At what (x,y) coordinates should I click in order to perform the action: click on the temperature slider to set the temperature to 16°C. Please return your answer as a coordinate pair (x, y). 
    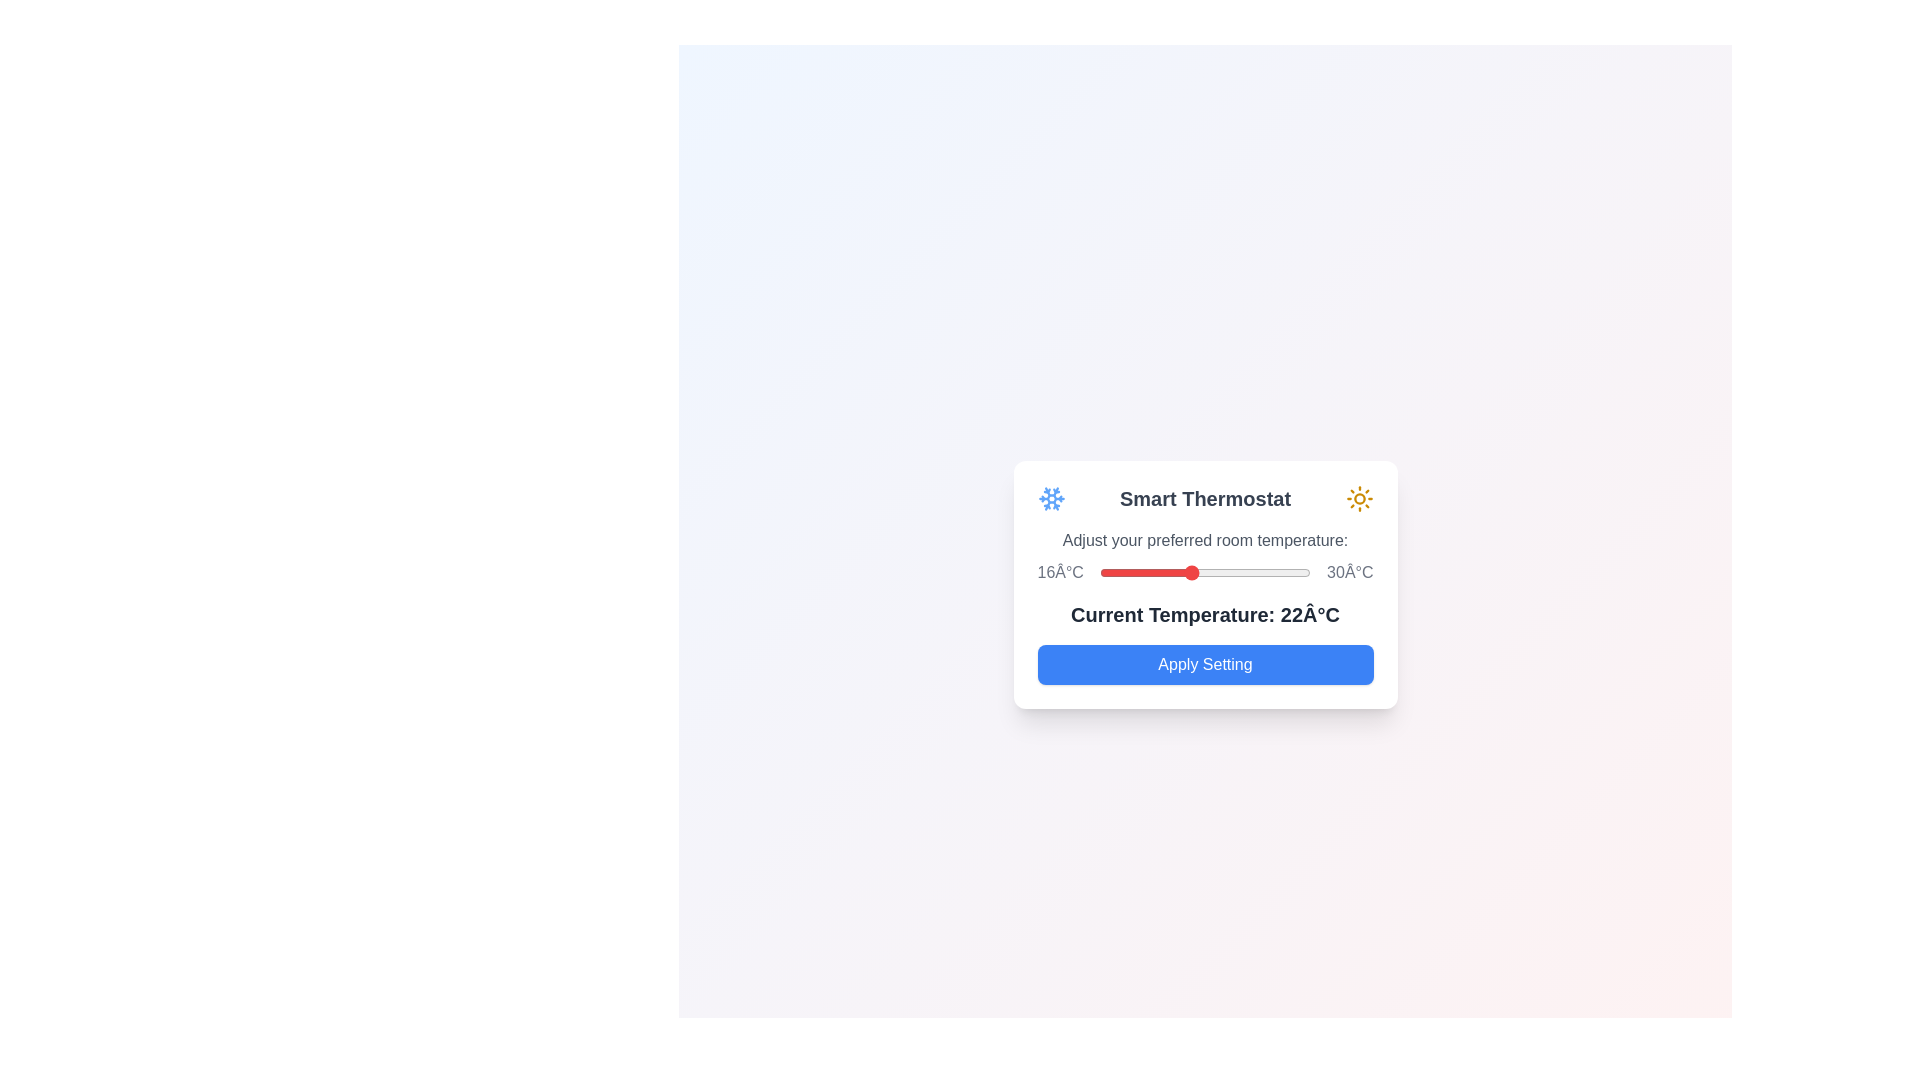
    Looking at the image, I should click on (1098, 573).